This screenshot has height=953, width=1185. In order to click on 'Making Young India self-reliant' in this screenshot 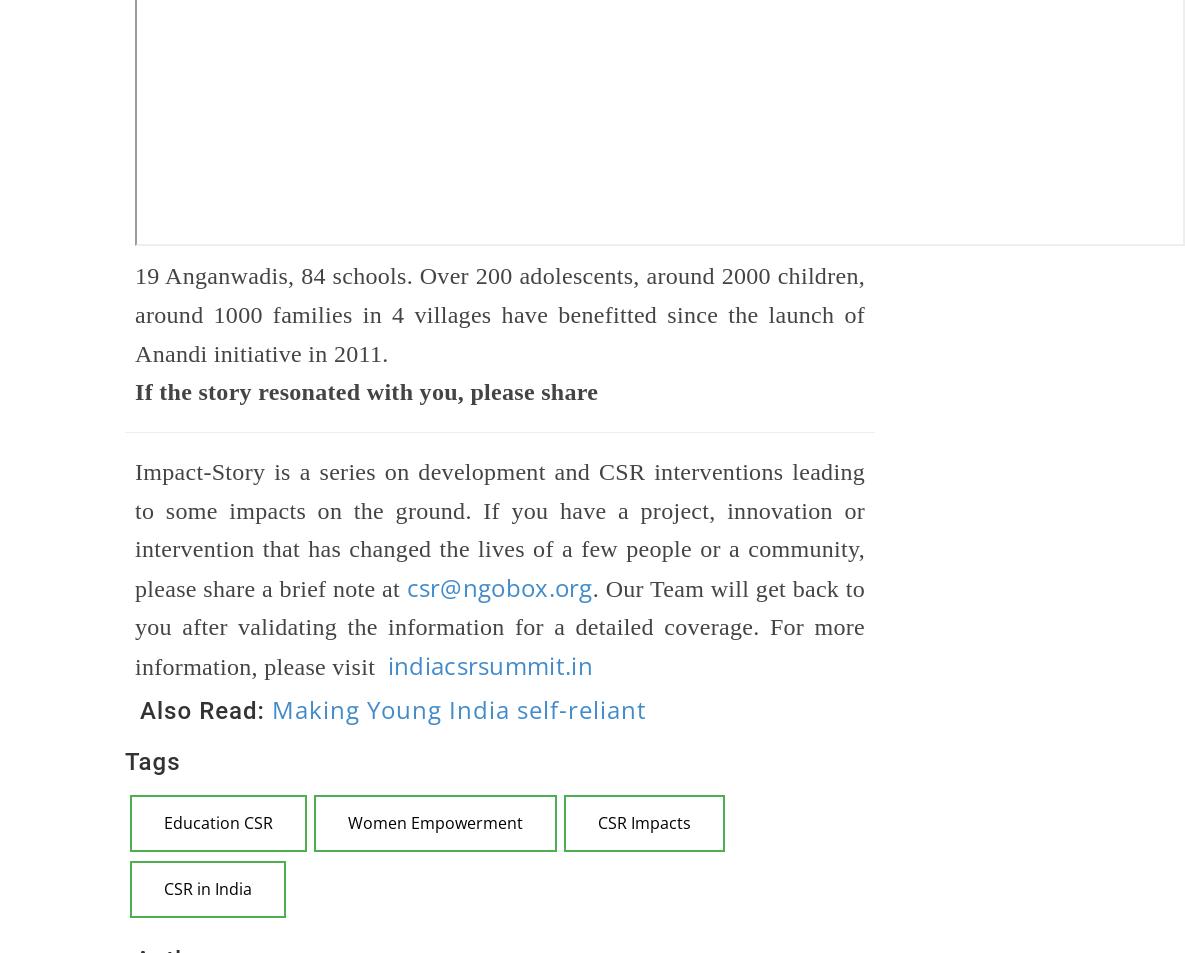, I will do `click(457, 708)`.